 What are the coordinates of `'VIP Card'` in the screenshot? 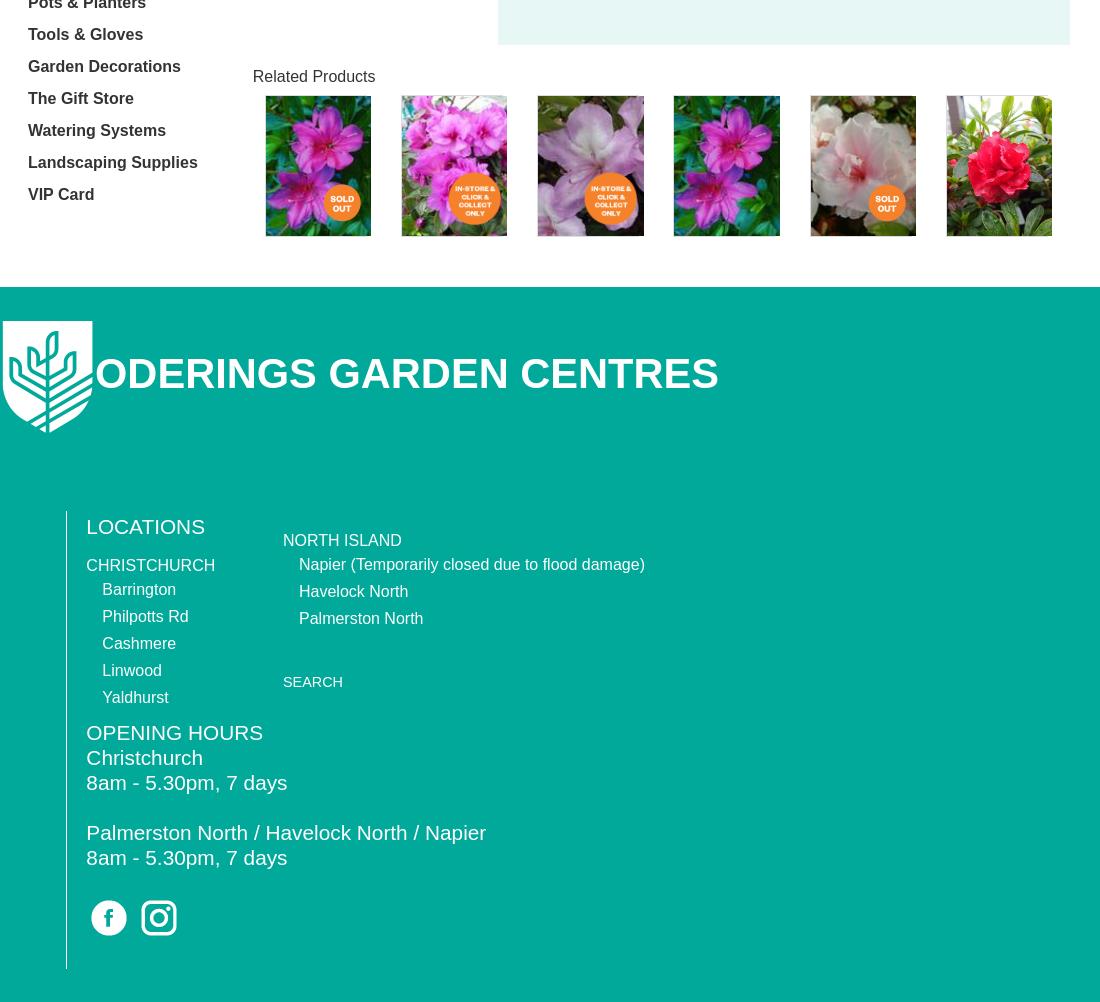 It's located at (27, 194).